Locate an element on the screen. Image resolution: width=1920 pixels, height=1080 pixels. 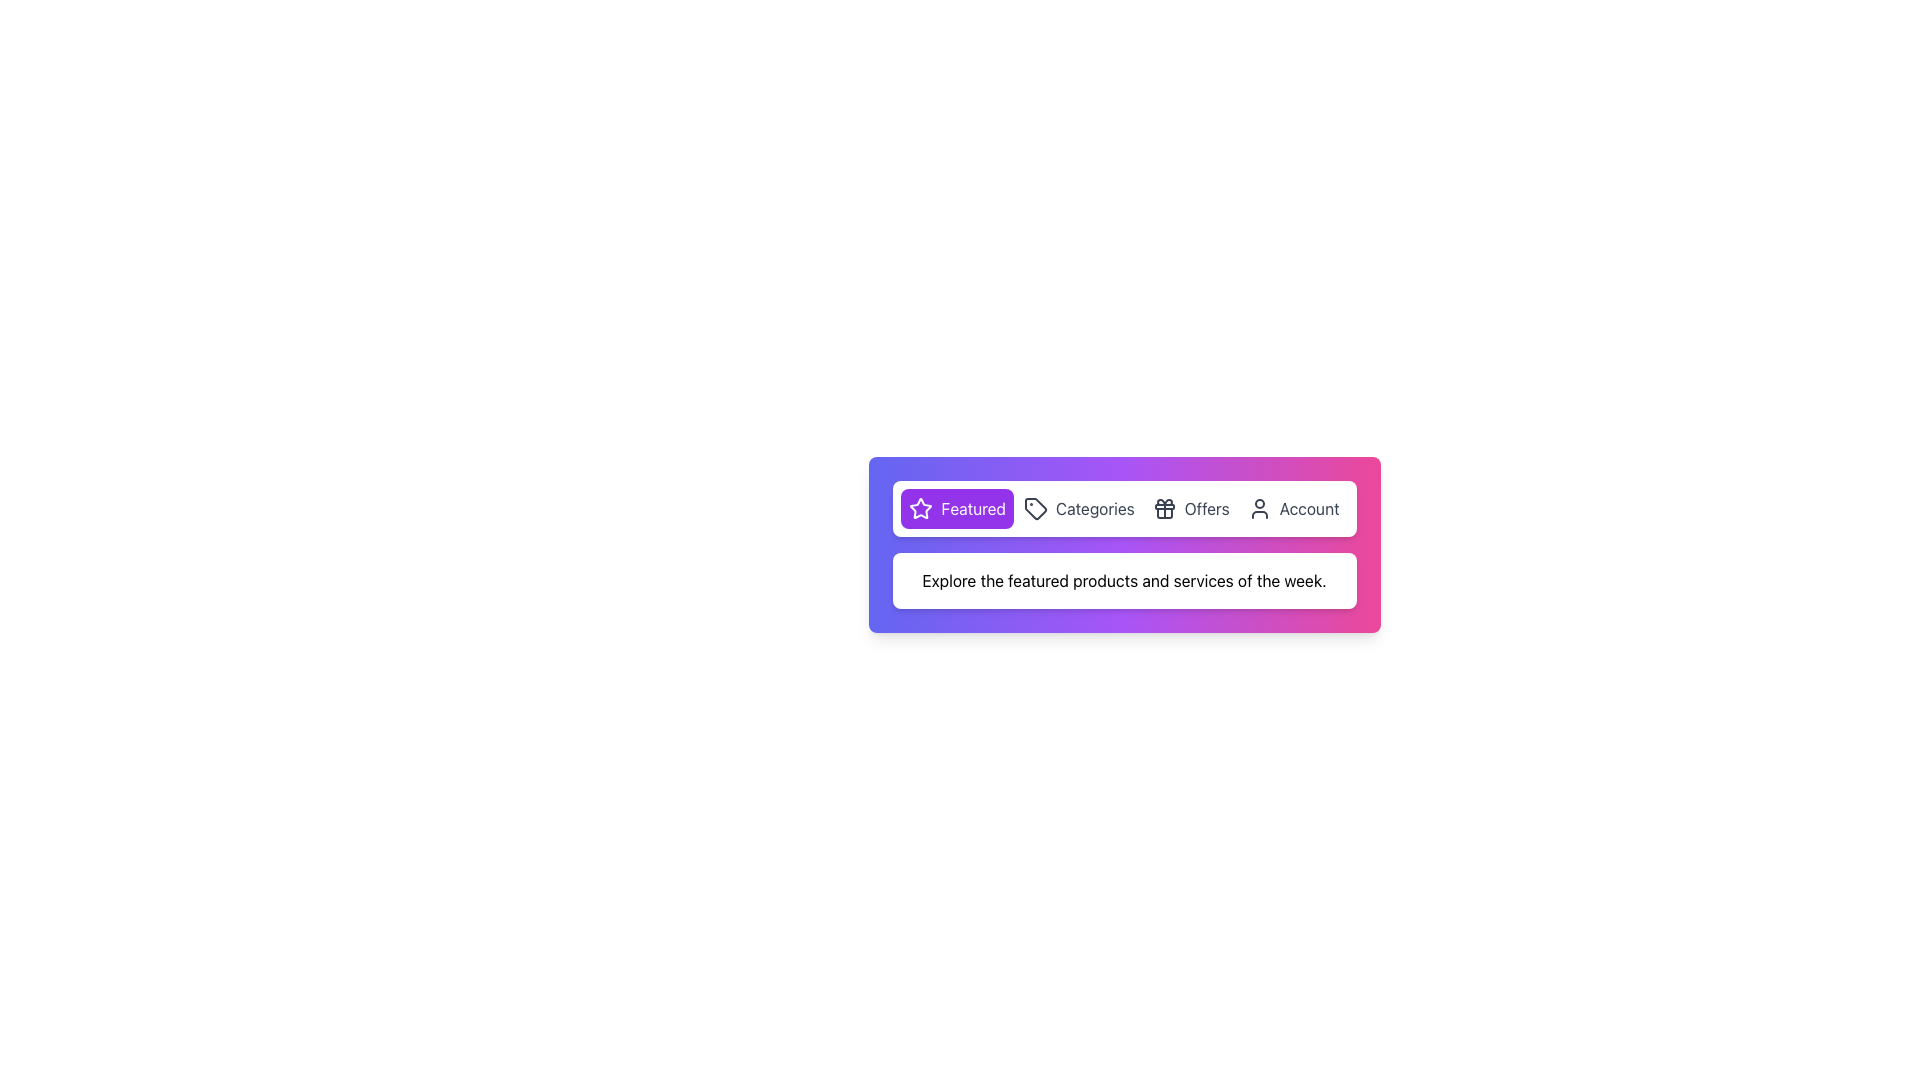
the navigation button located at the far right of a row of four buttons is located at coordinates (1293, 508).